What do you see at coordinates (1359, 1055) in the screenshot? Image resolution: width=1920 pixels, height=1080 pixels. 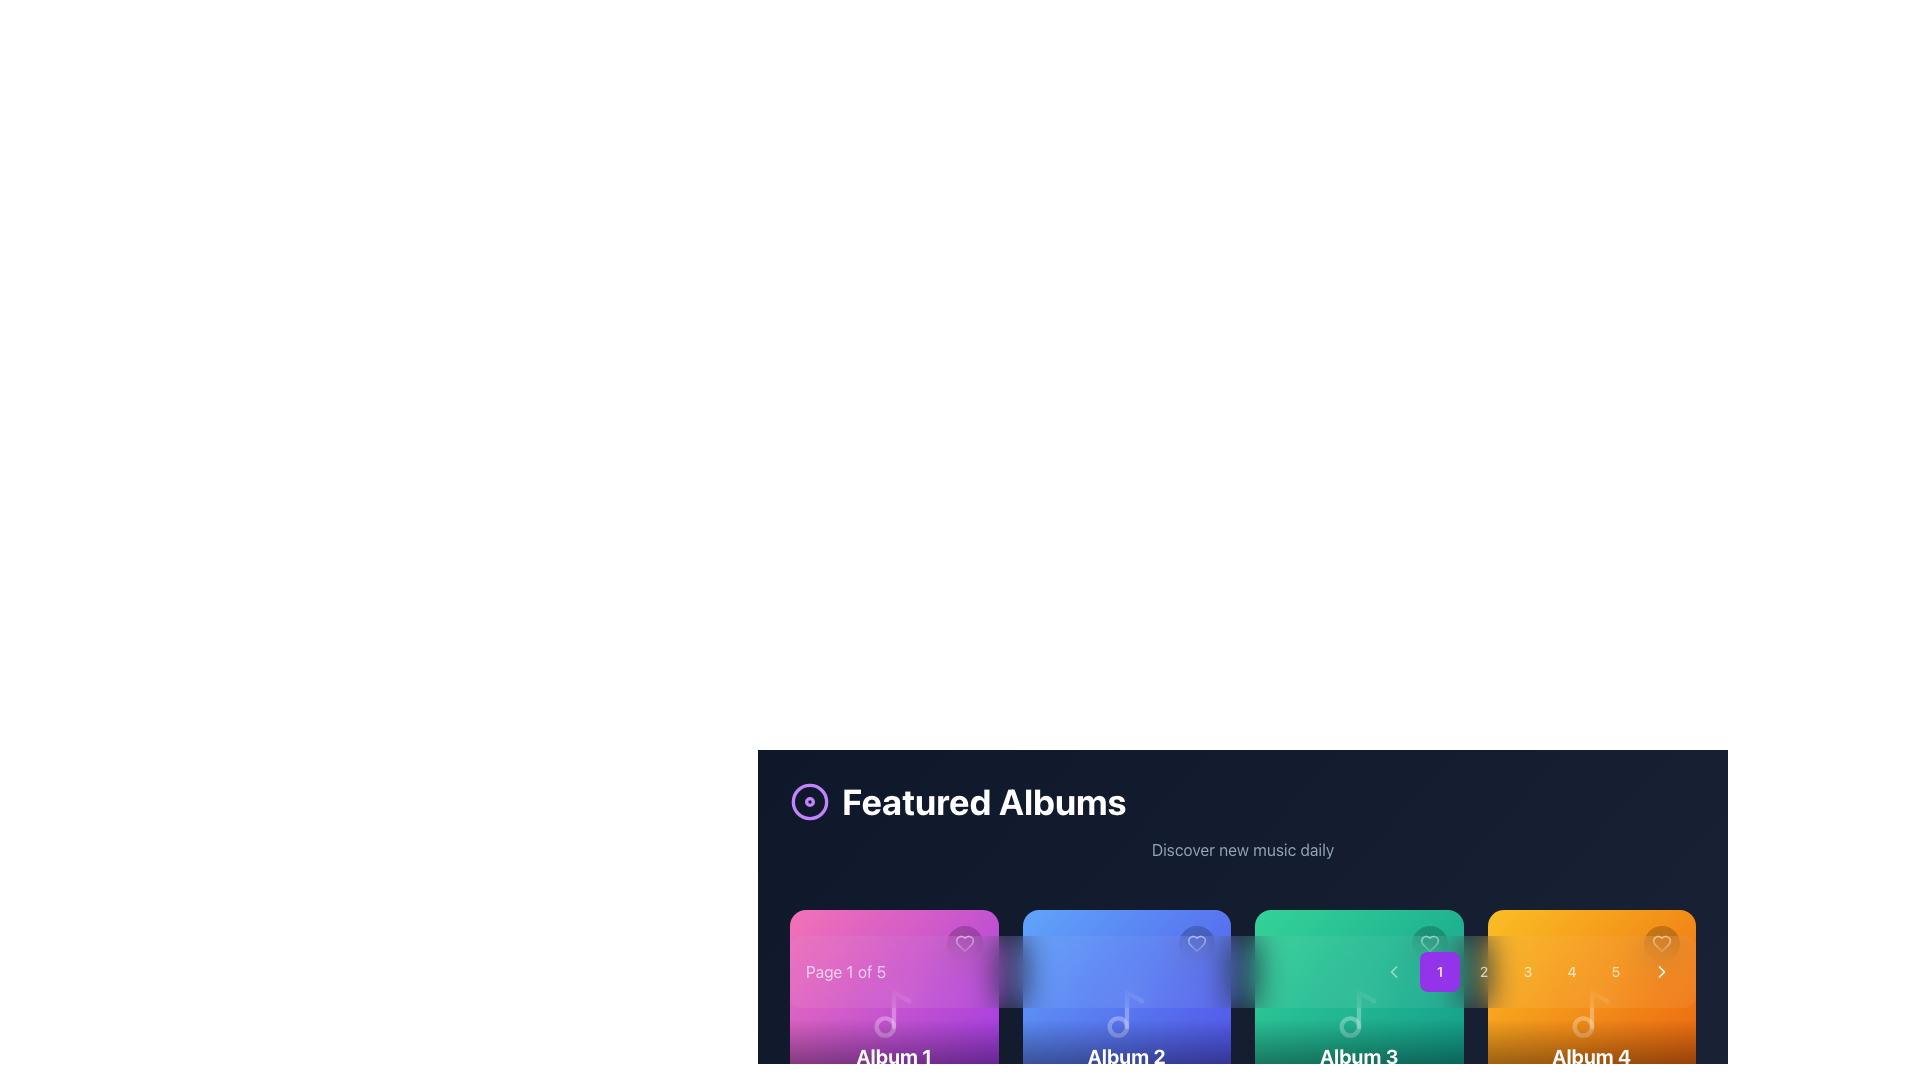 I see `the text label displaying the album name 'Album 3' located in the footer section of the third album card` at bounding box center [1359, 1055].